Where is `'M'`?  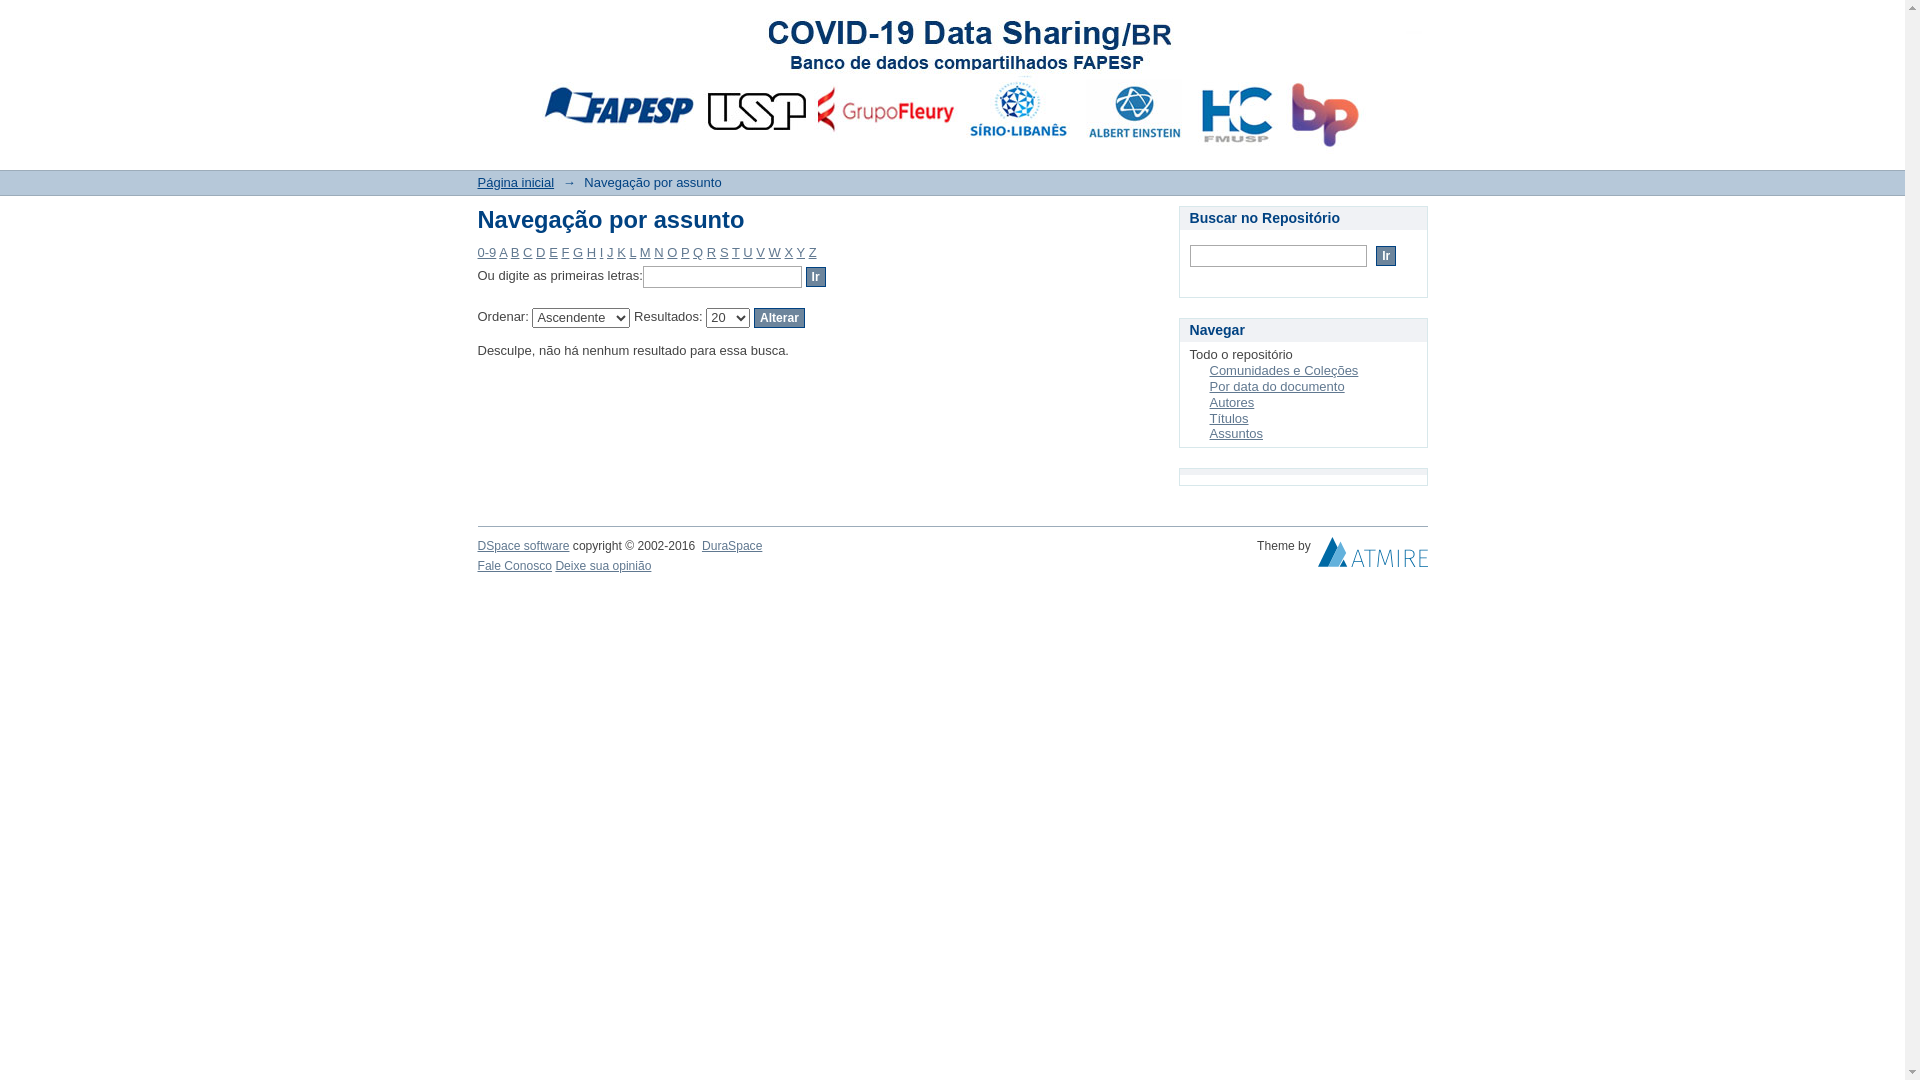
'M' is located at coordinates (645, 251).